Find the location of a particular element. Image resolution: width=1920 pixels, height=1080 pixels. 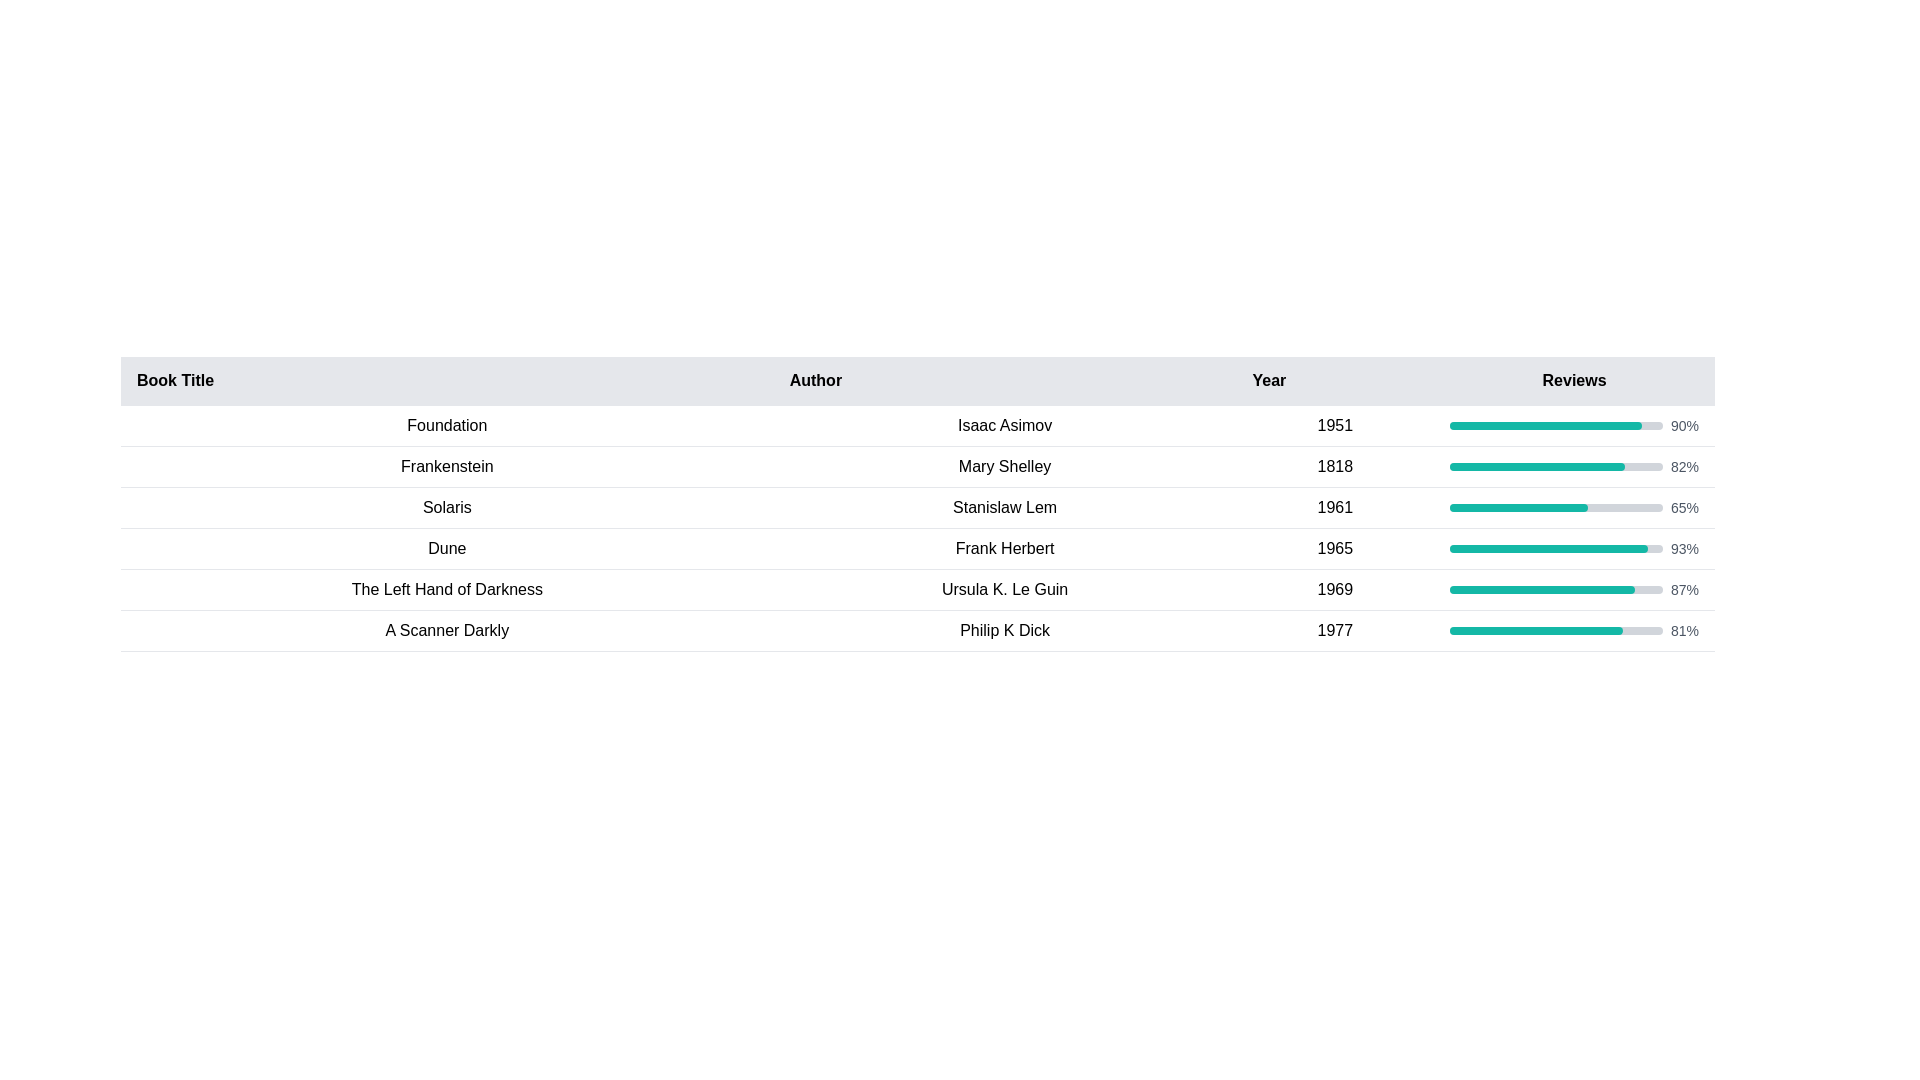

the text element displaying the author's name 'Stanislaw Lem', which is the second column in a table row containing the book title 'Solaris' and the year '1961' is located at coordinates (1005, 507).